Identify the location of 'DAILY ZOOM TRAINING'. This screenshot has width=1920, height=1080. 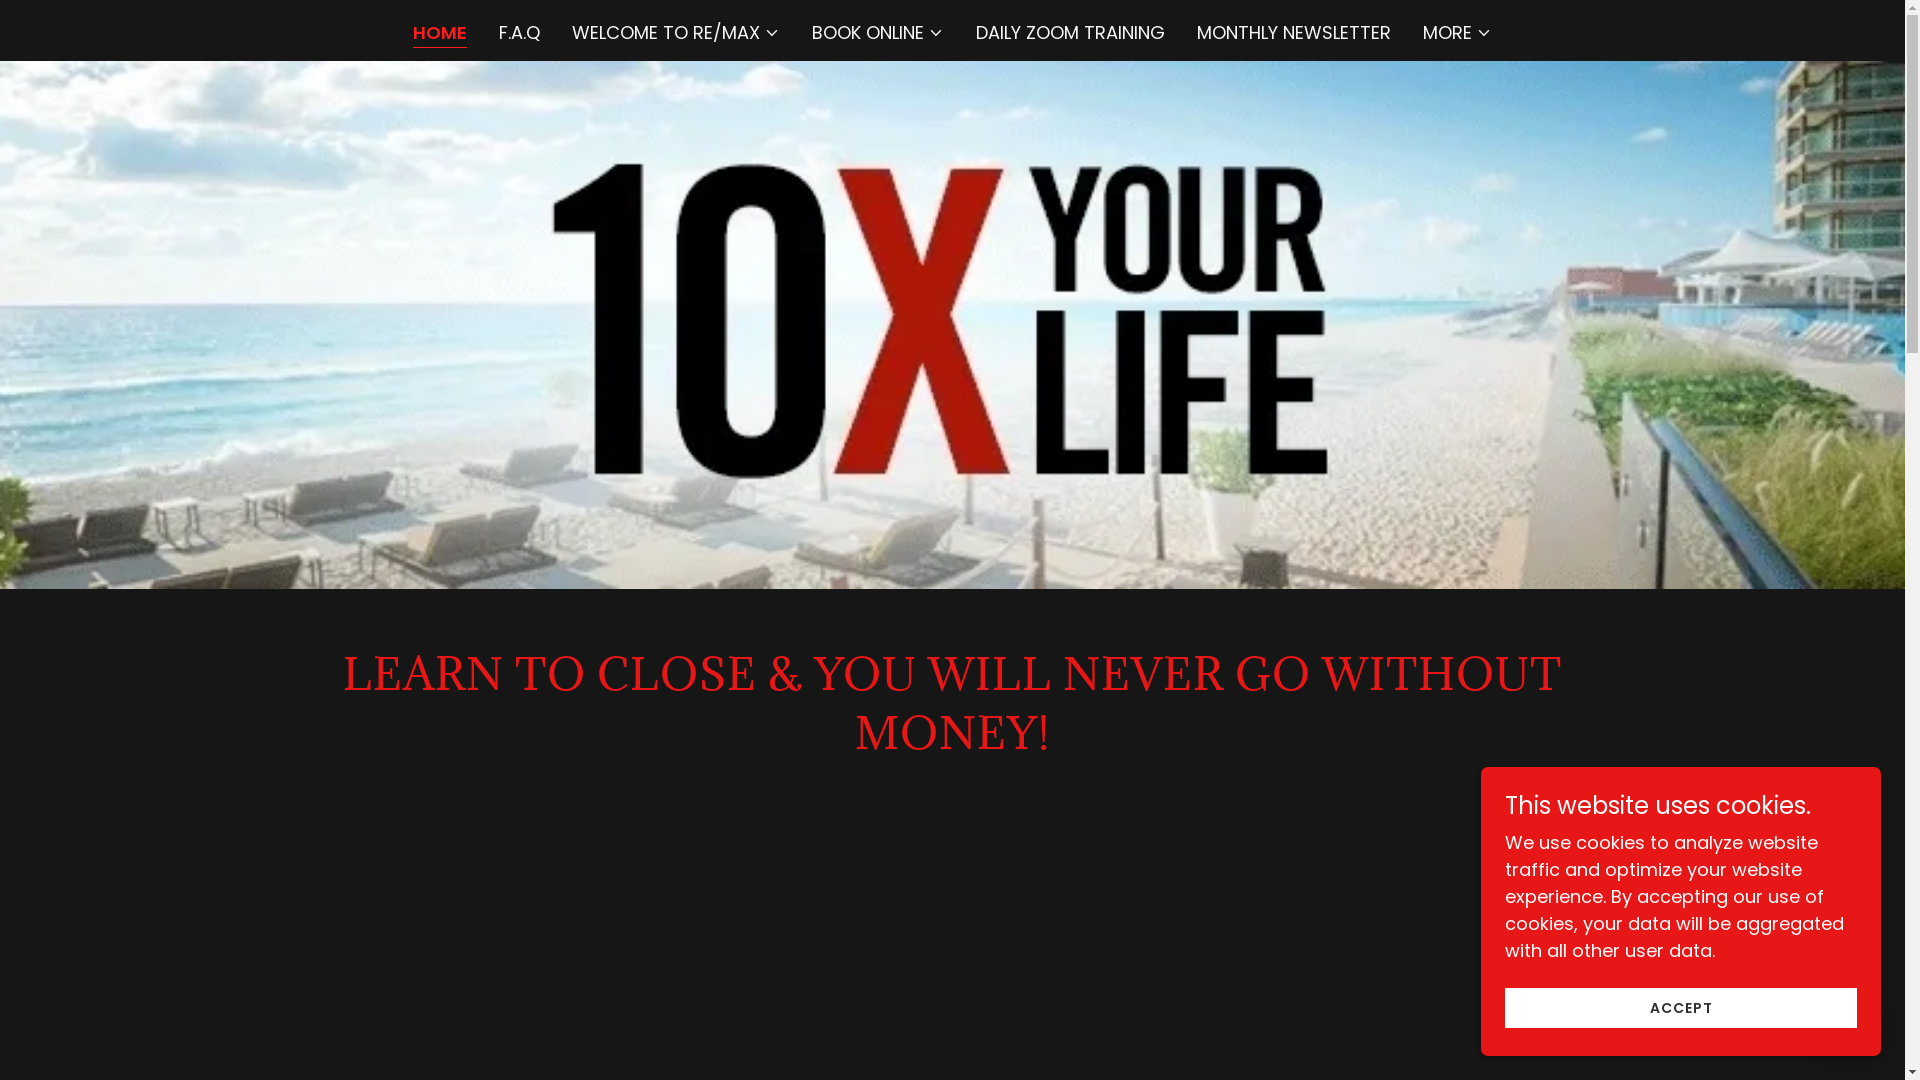
(1069, 33).